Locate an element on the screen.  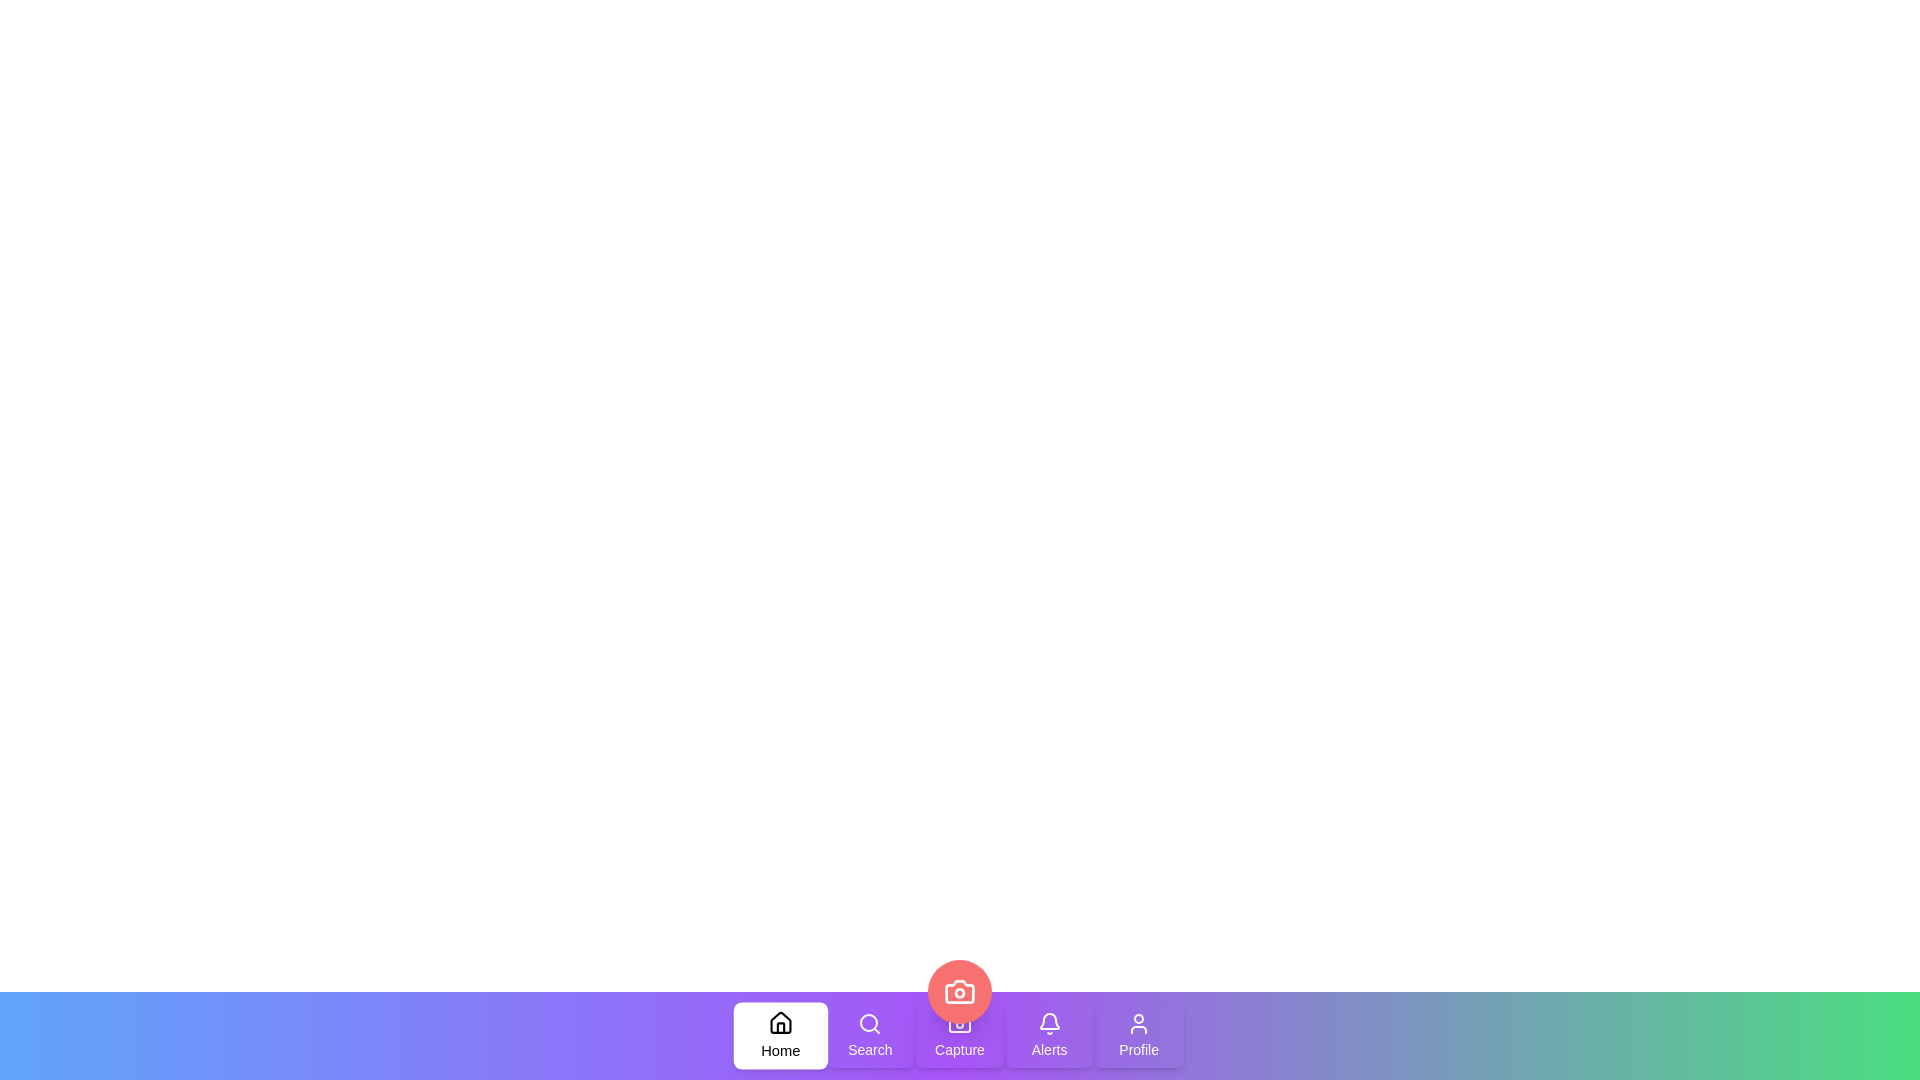
the camera button located at the center of the navigation bar is located at coordinates (960, 991).